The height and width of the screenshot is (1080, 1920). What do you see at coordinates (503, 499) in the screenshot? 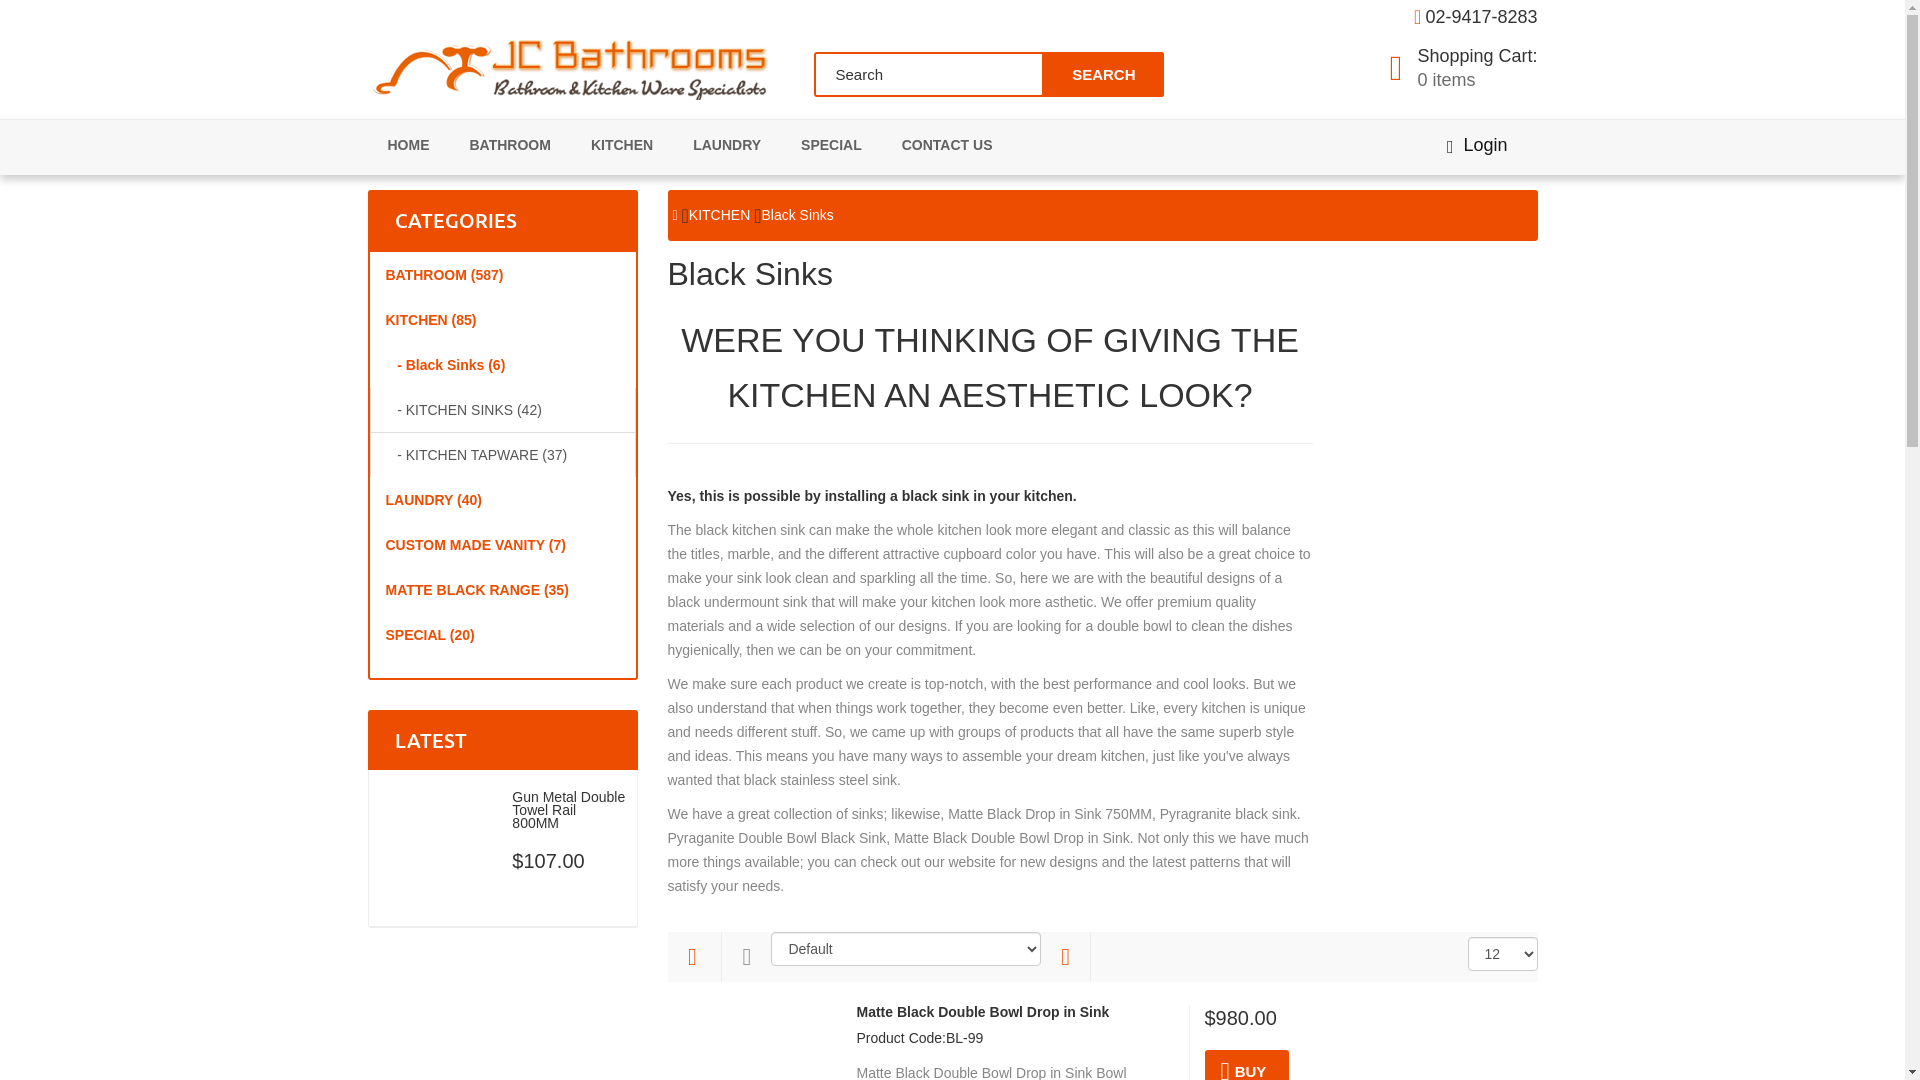
I see `'LAUNDRY (40)'` at bounding box center [503, 499].